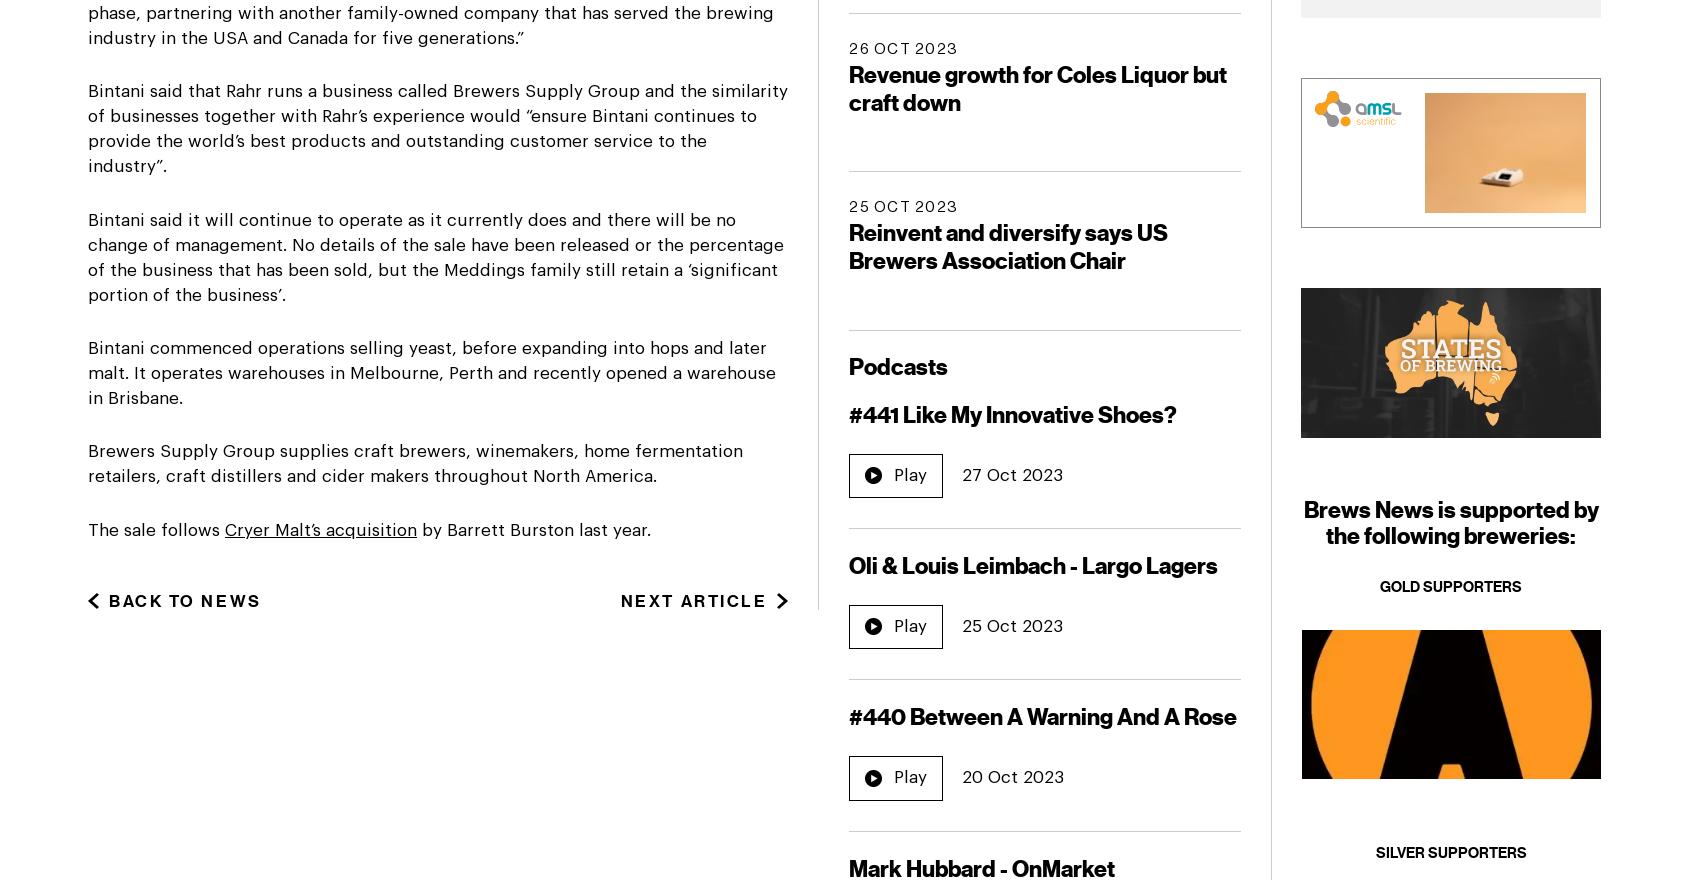 Image resolution: width=1689 pixels, height=880 pixels. I want to click on 'Gold Supporters', so click(1451, 585).